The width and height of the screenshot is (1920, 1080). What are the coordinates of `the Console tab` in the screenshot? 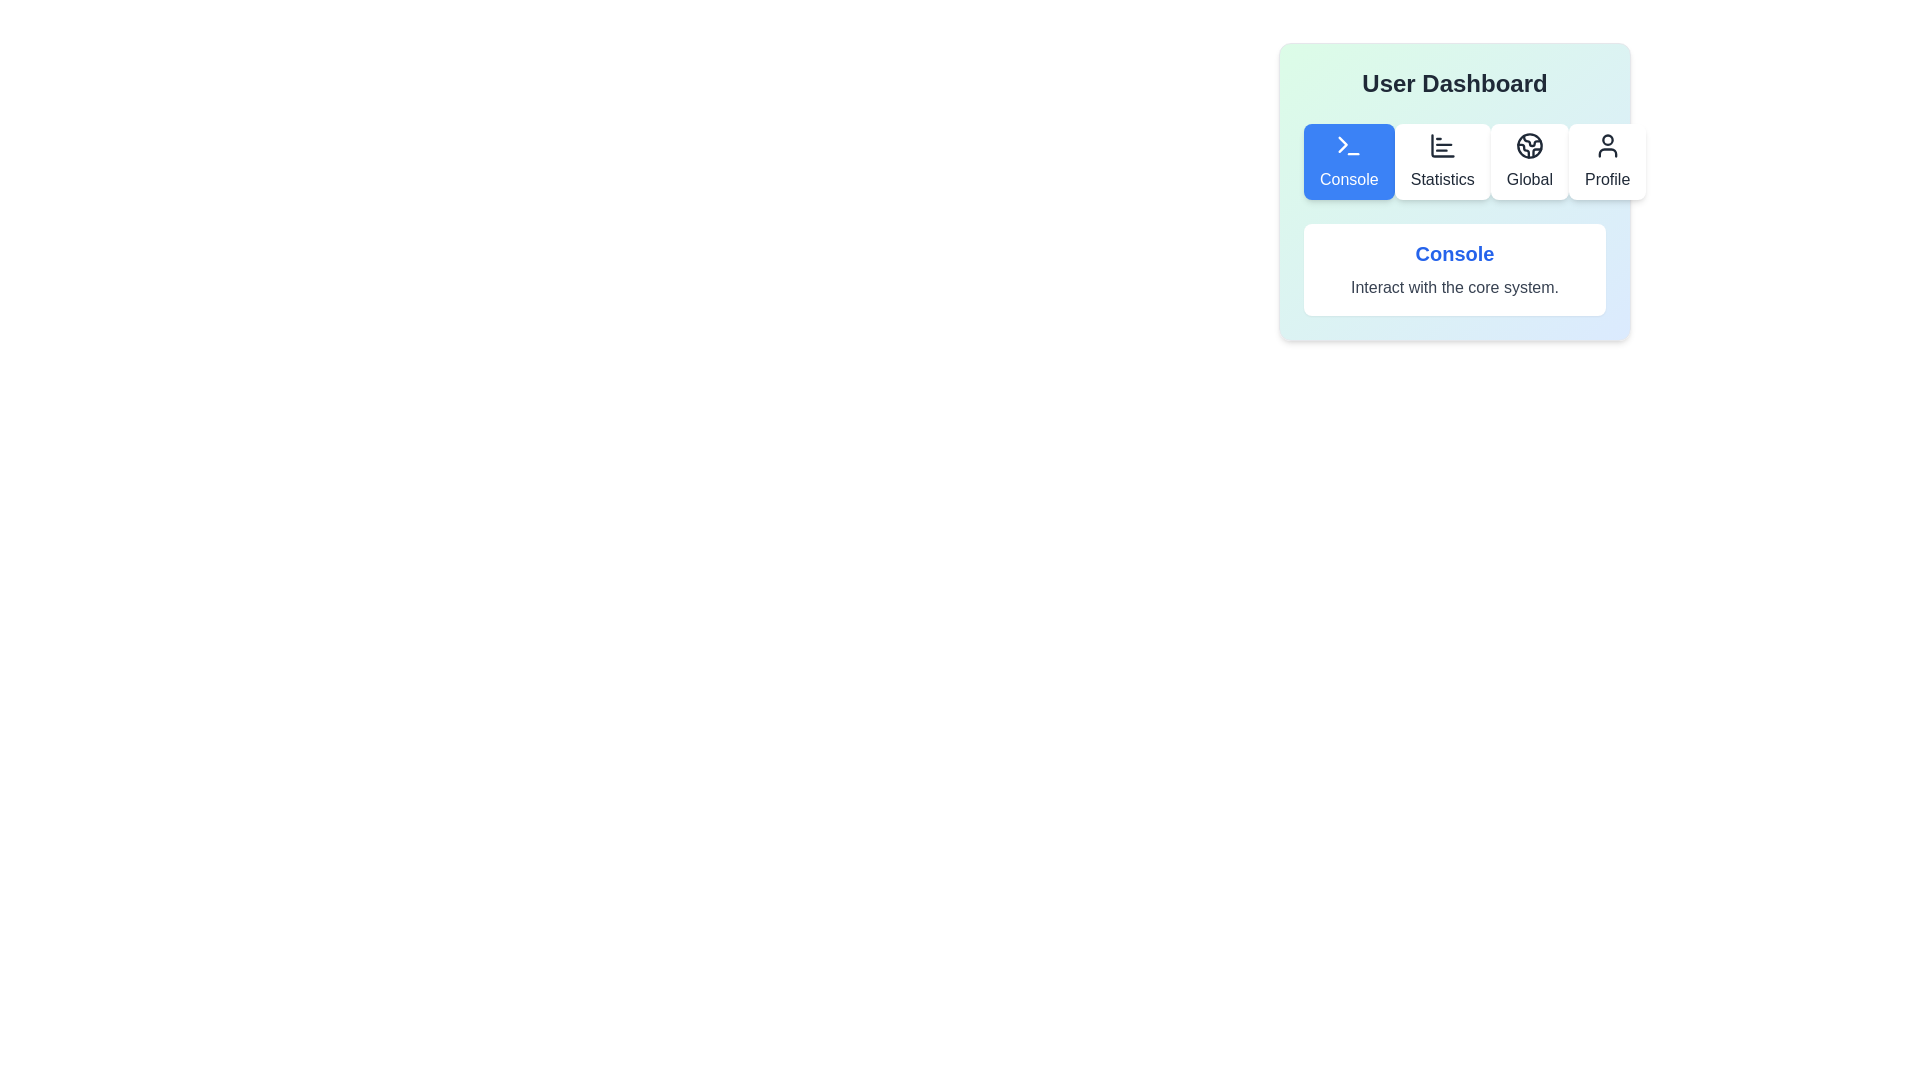 It's located at (1348, 161).